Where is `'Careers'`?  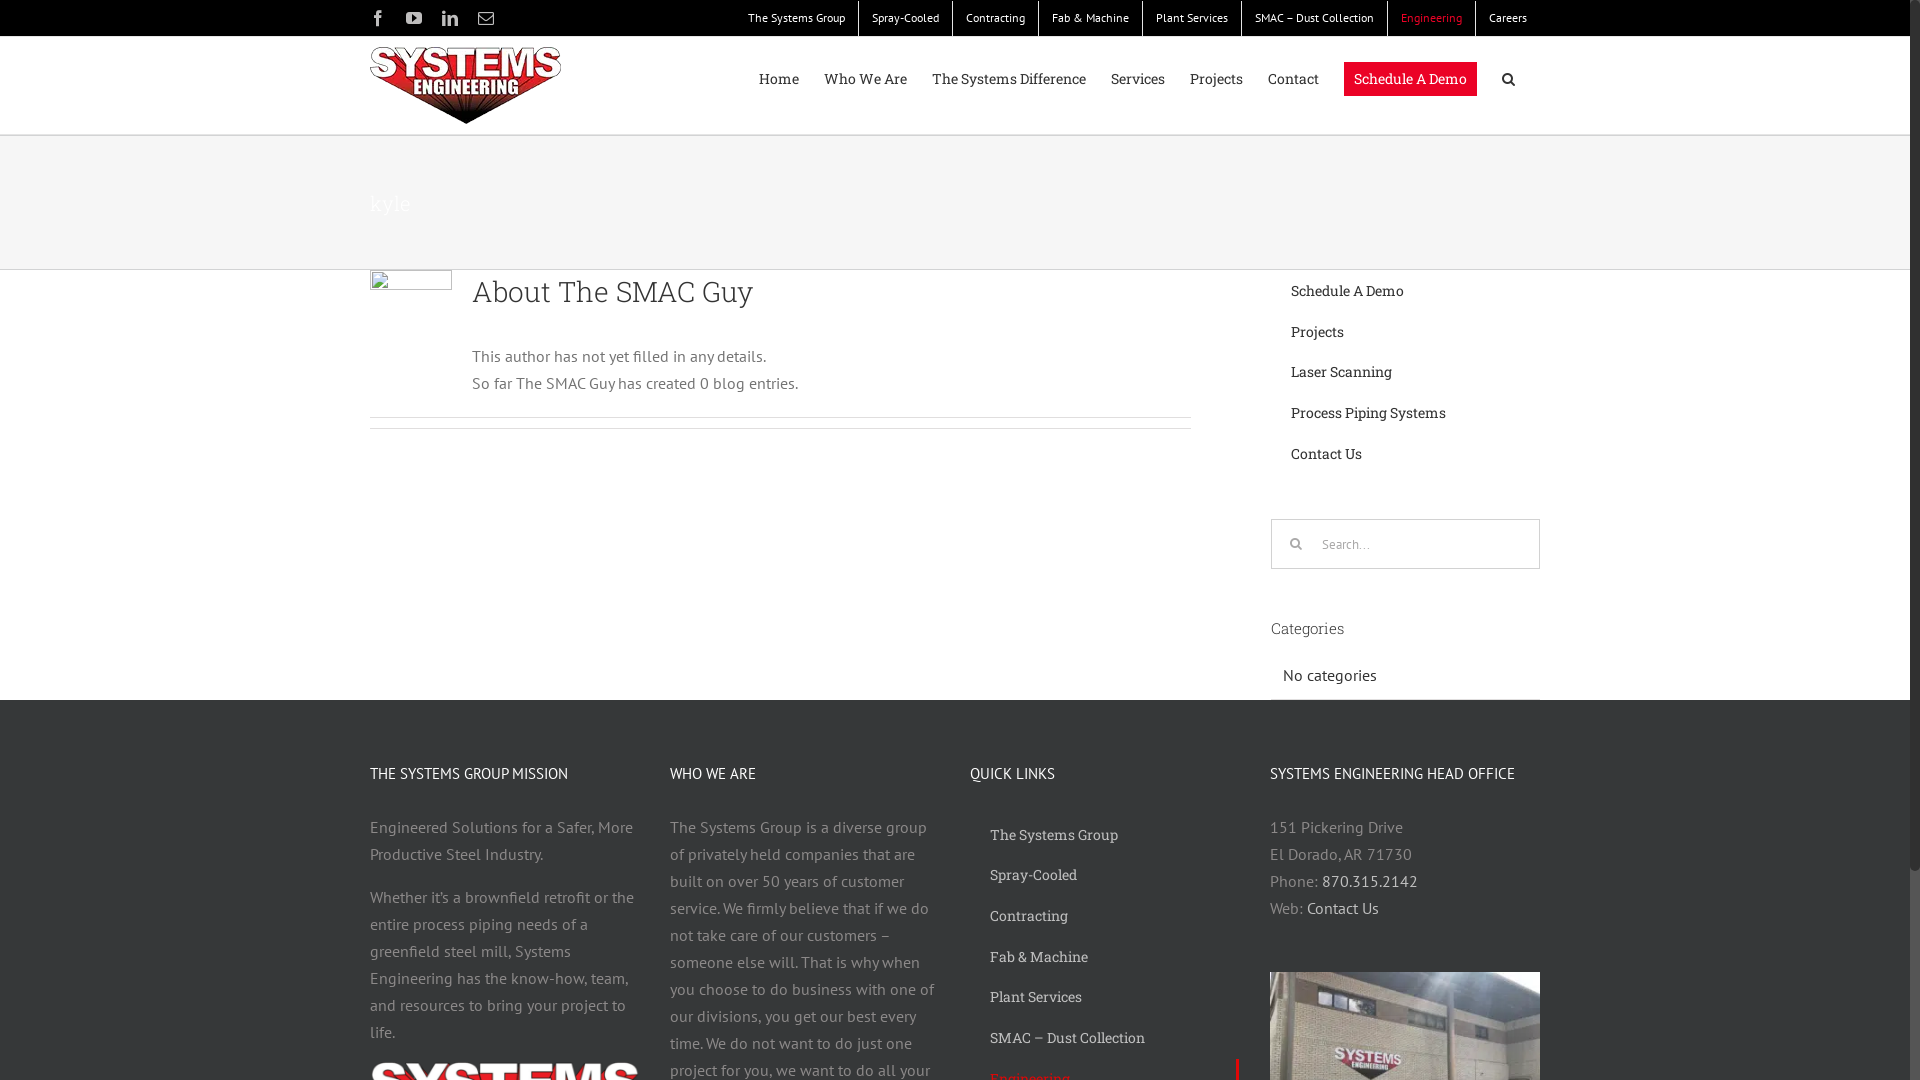
'Careers' is located at coordinates (1507, 17).